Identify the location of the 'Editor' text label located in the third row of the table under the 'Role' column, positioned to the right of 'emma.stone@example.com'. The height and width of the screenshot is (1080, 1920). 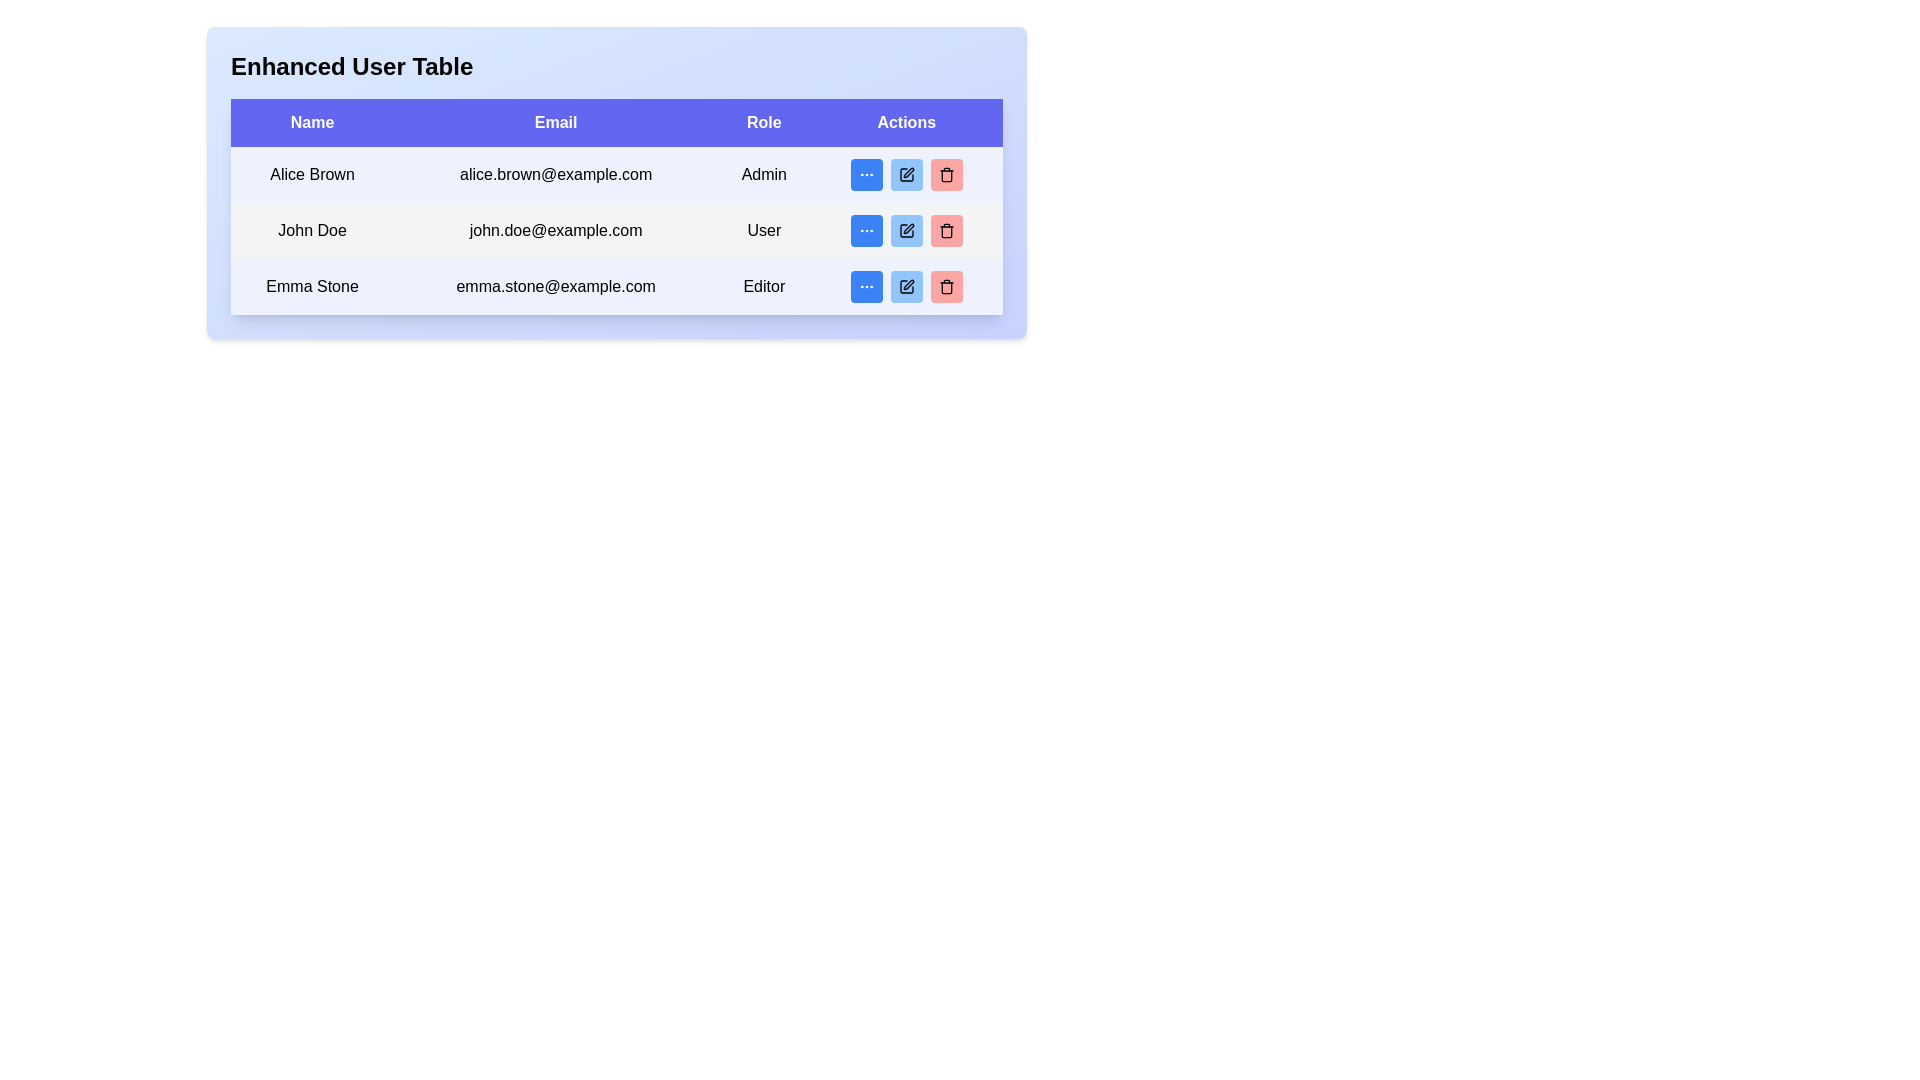
(763, 286).